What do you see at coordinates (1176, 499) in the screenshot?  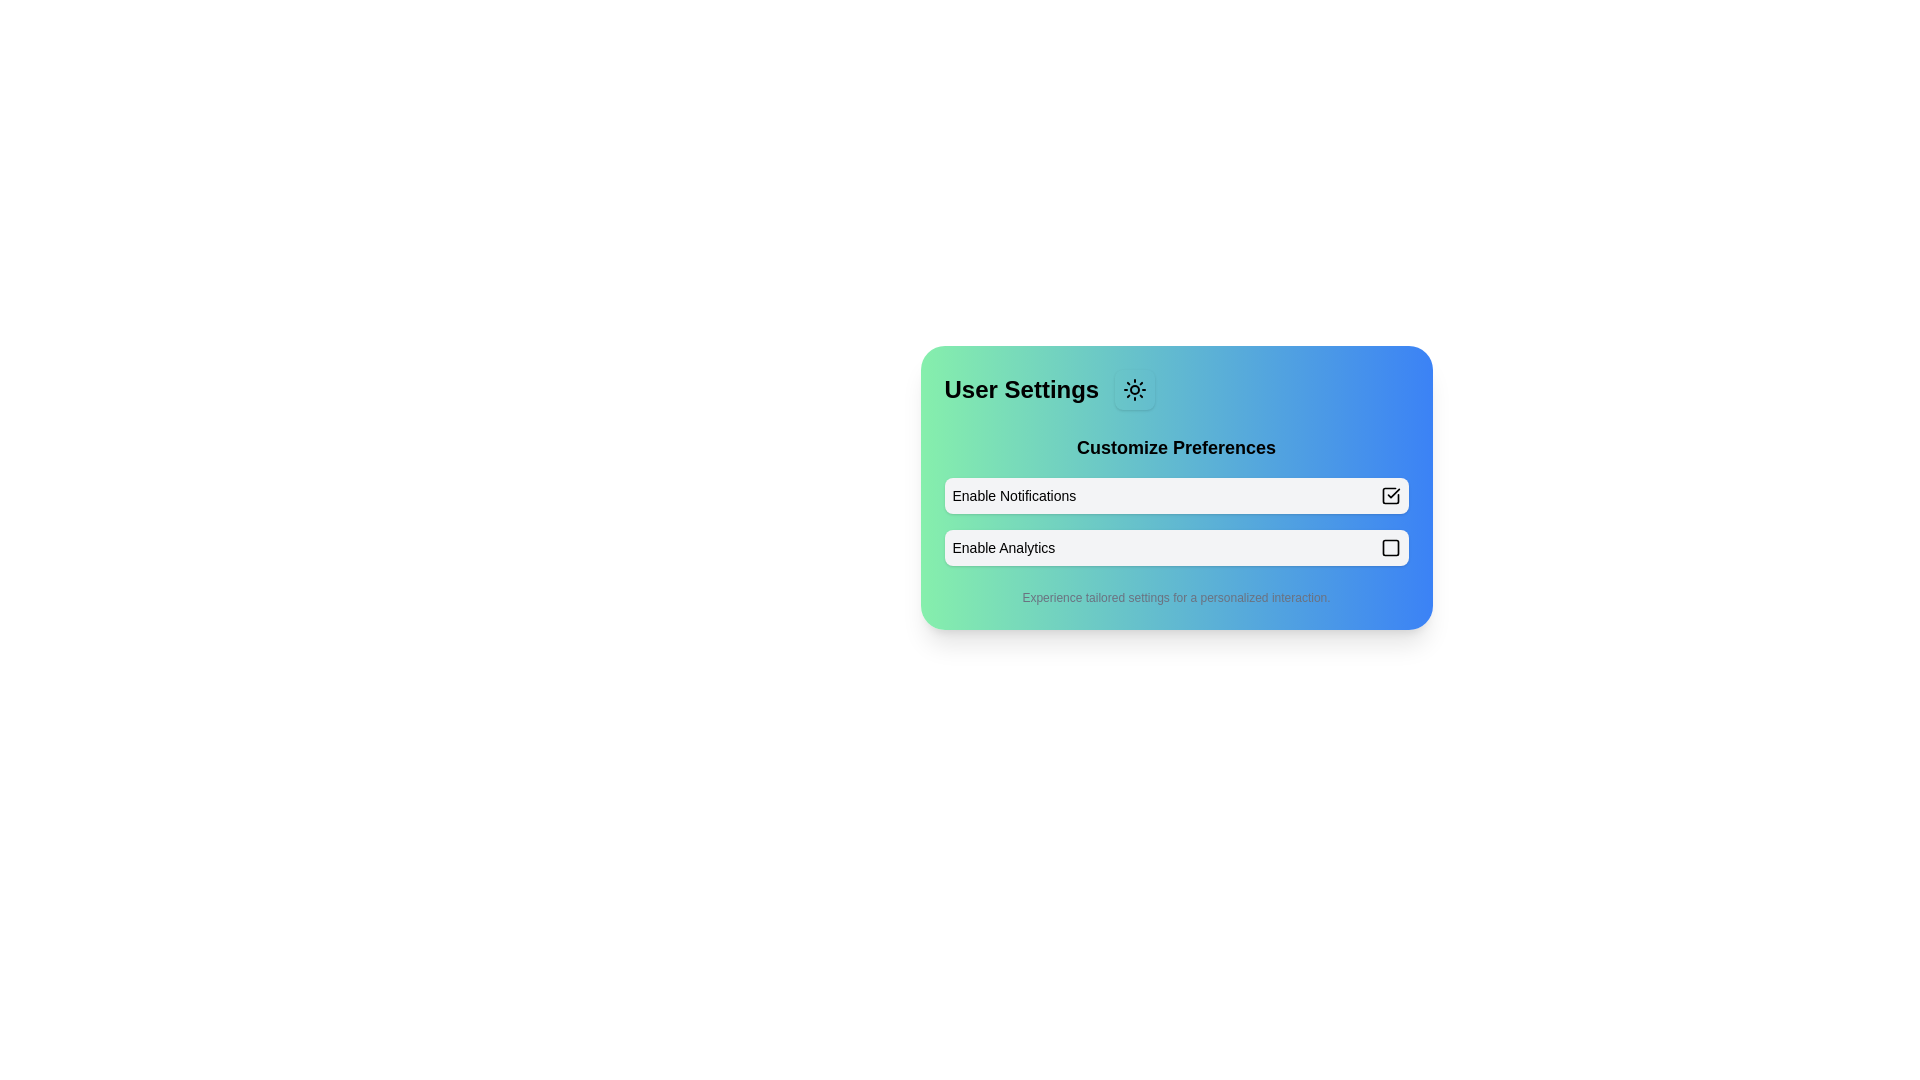 I see `the 'Enable Notifications' checkbox located in the A form section of the 'User Settings' card to check or uncheck it` at bounding box center [1176, 499].